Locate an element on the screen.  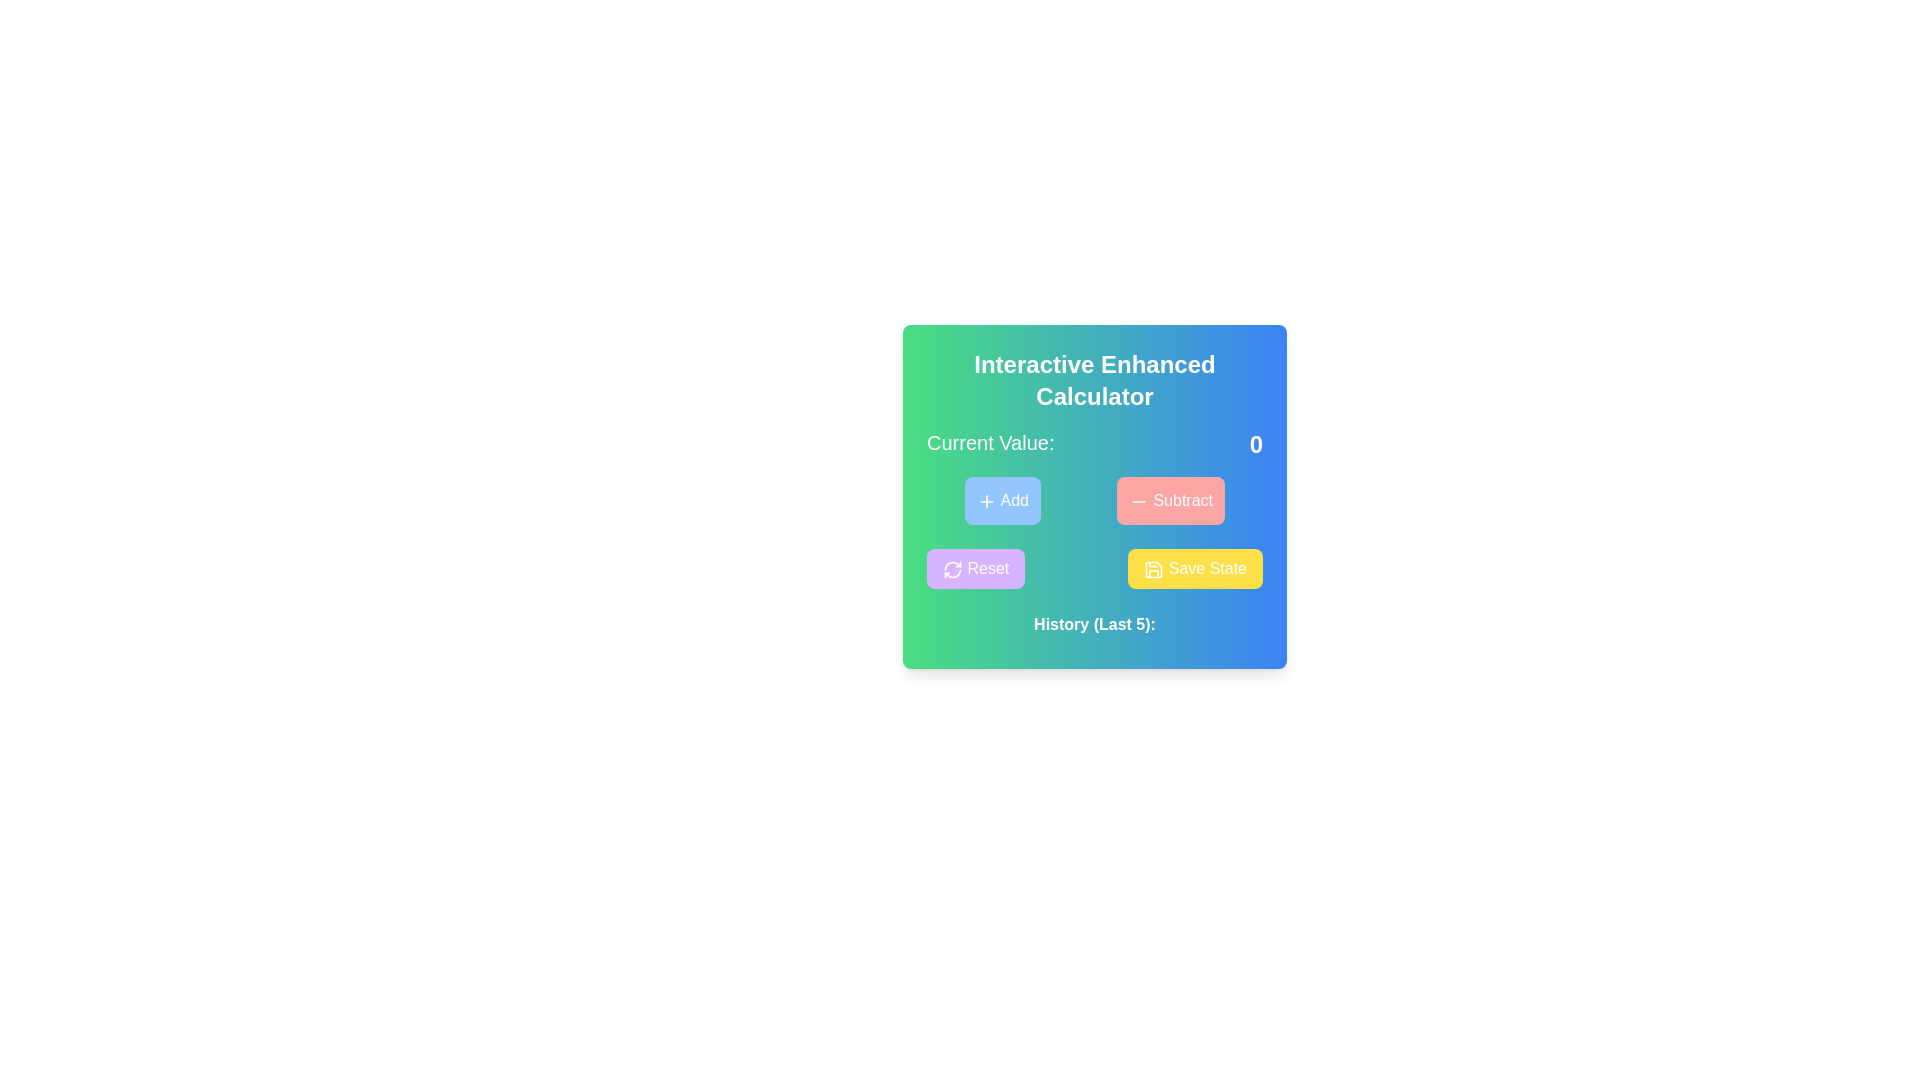
the yellow 'Save State' button with a save disk icon, located to the right of the 'Reset' button is located at coordinates (1195, 569).